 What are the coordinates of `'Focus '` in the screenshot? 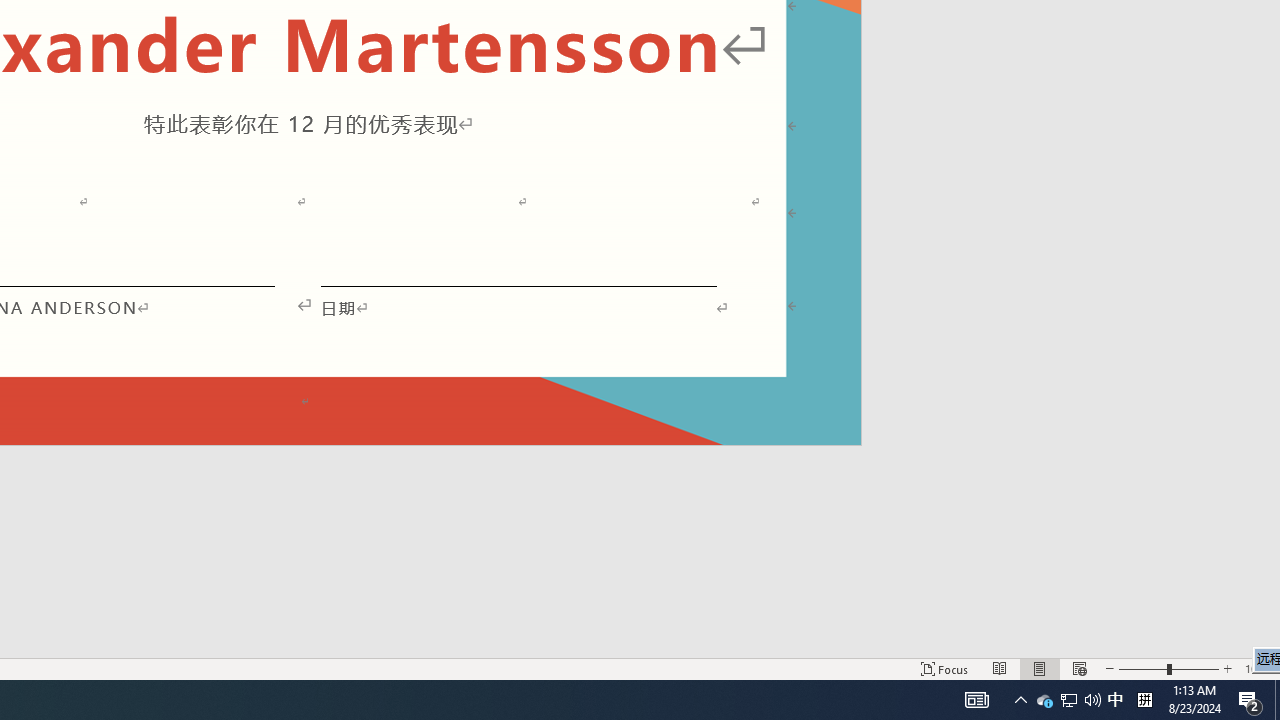 It's located at (943, 669).